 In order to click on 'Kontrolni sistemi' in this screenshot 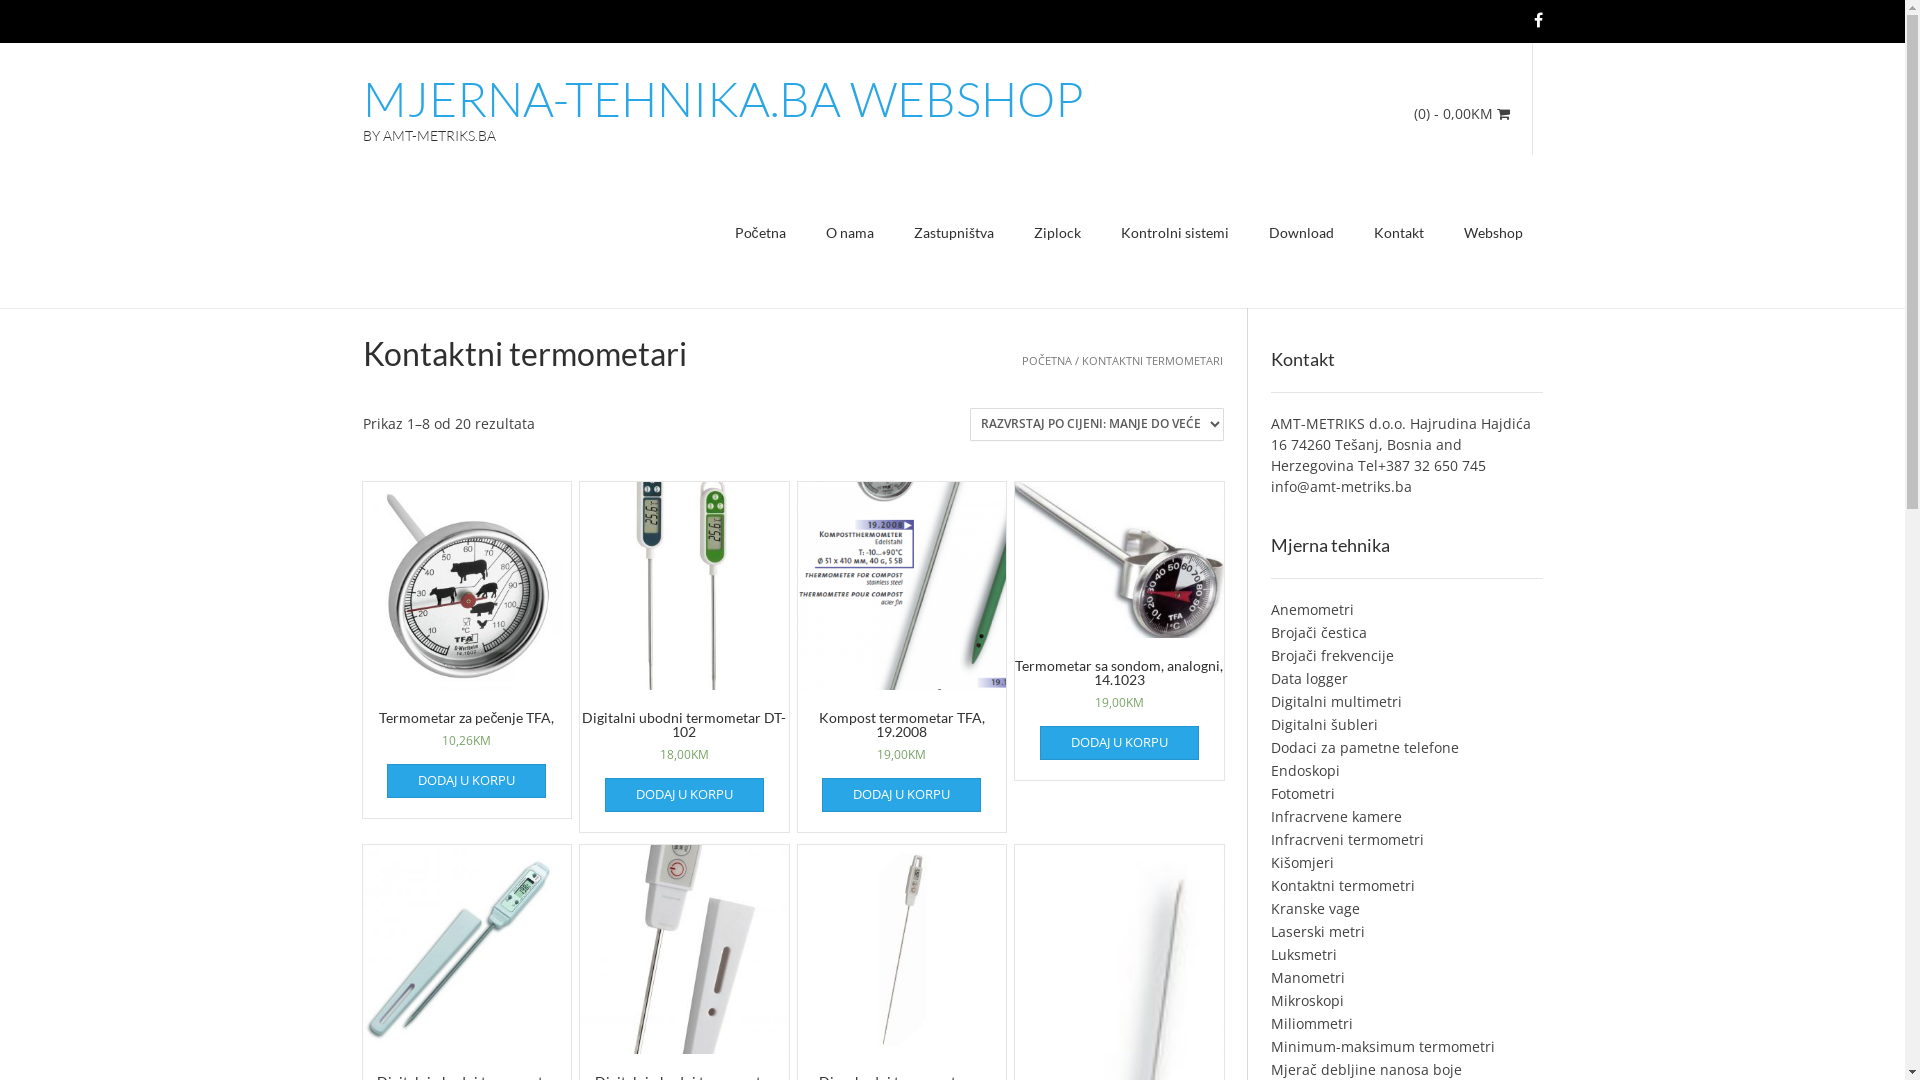, I will do `click(1174, 234)`.